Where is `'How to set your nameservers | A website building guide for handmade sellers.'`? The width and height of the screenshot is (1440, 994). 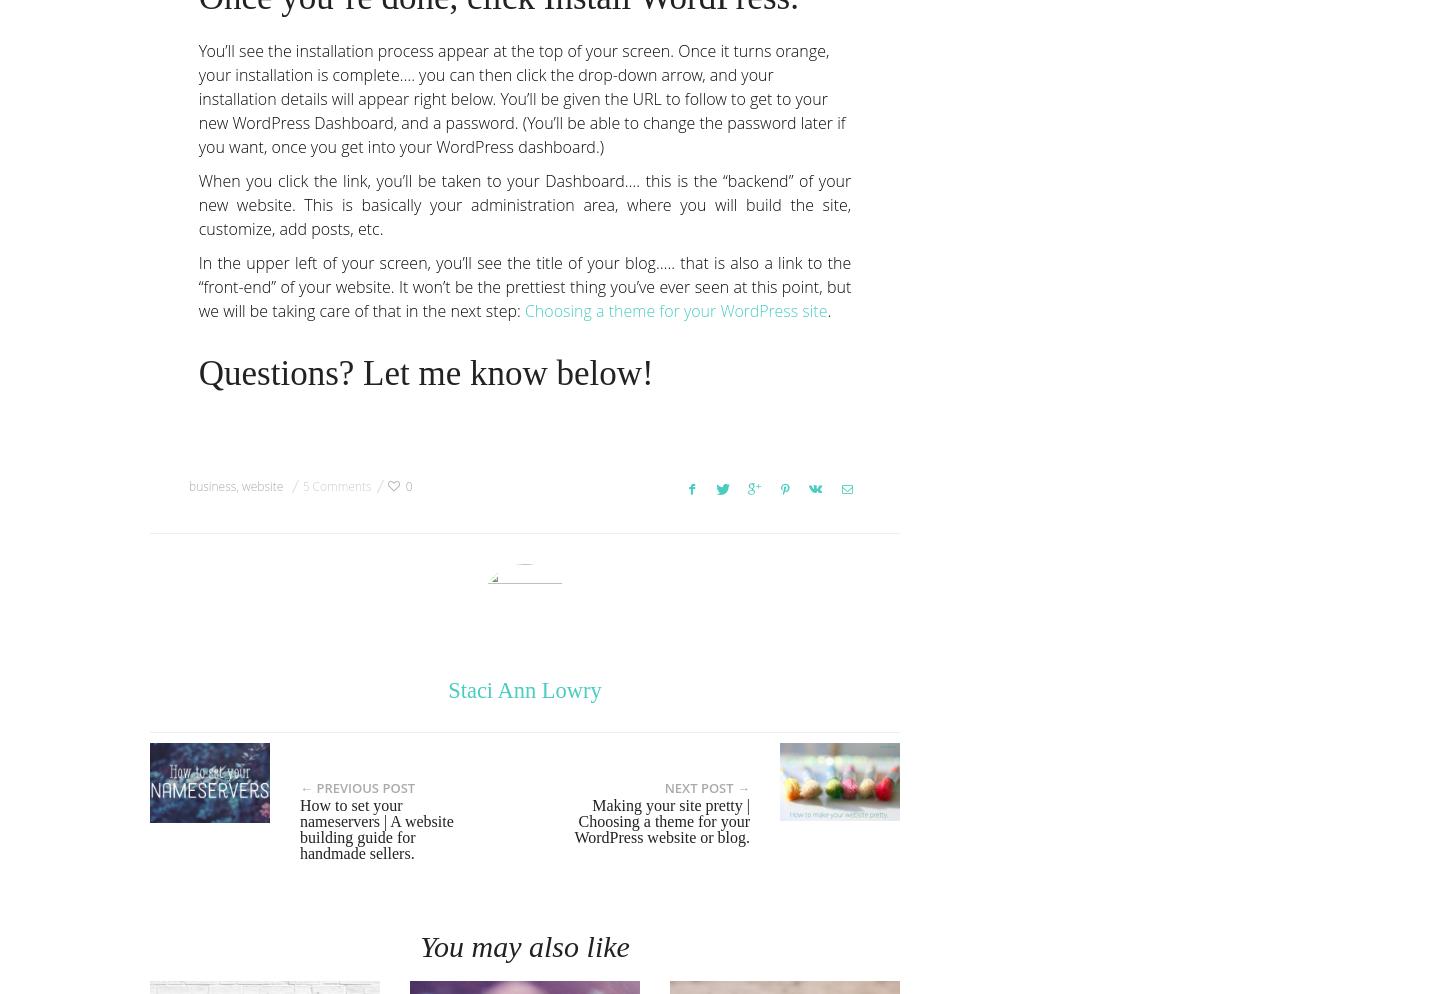
'How to set your nameservers | A website building guide for handmade sellers.' is located at coordinates (375, 827).